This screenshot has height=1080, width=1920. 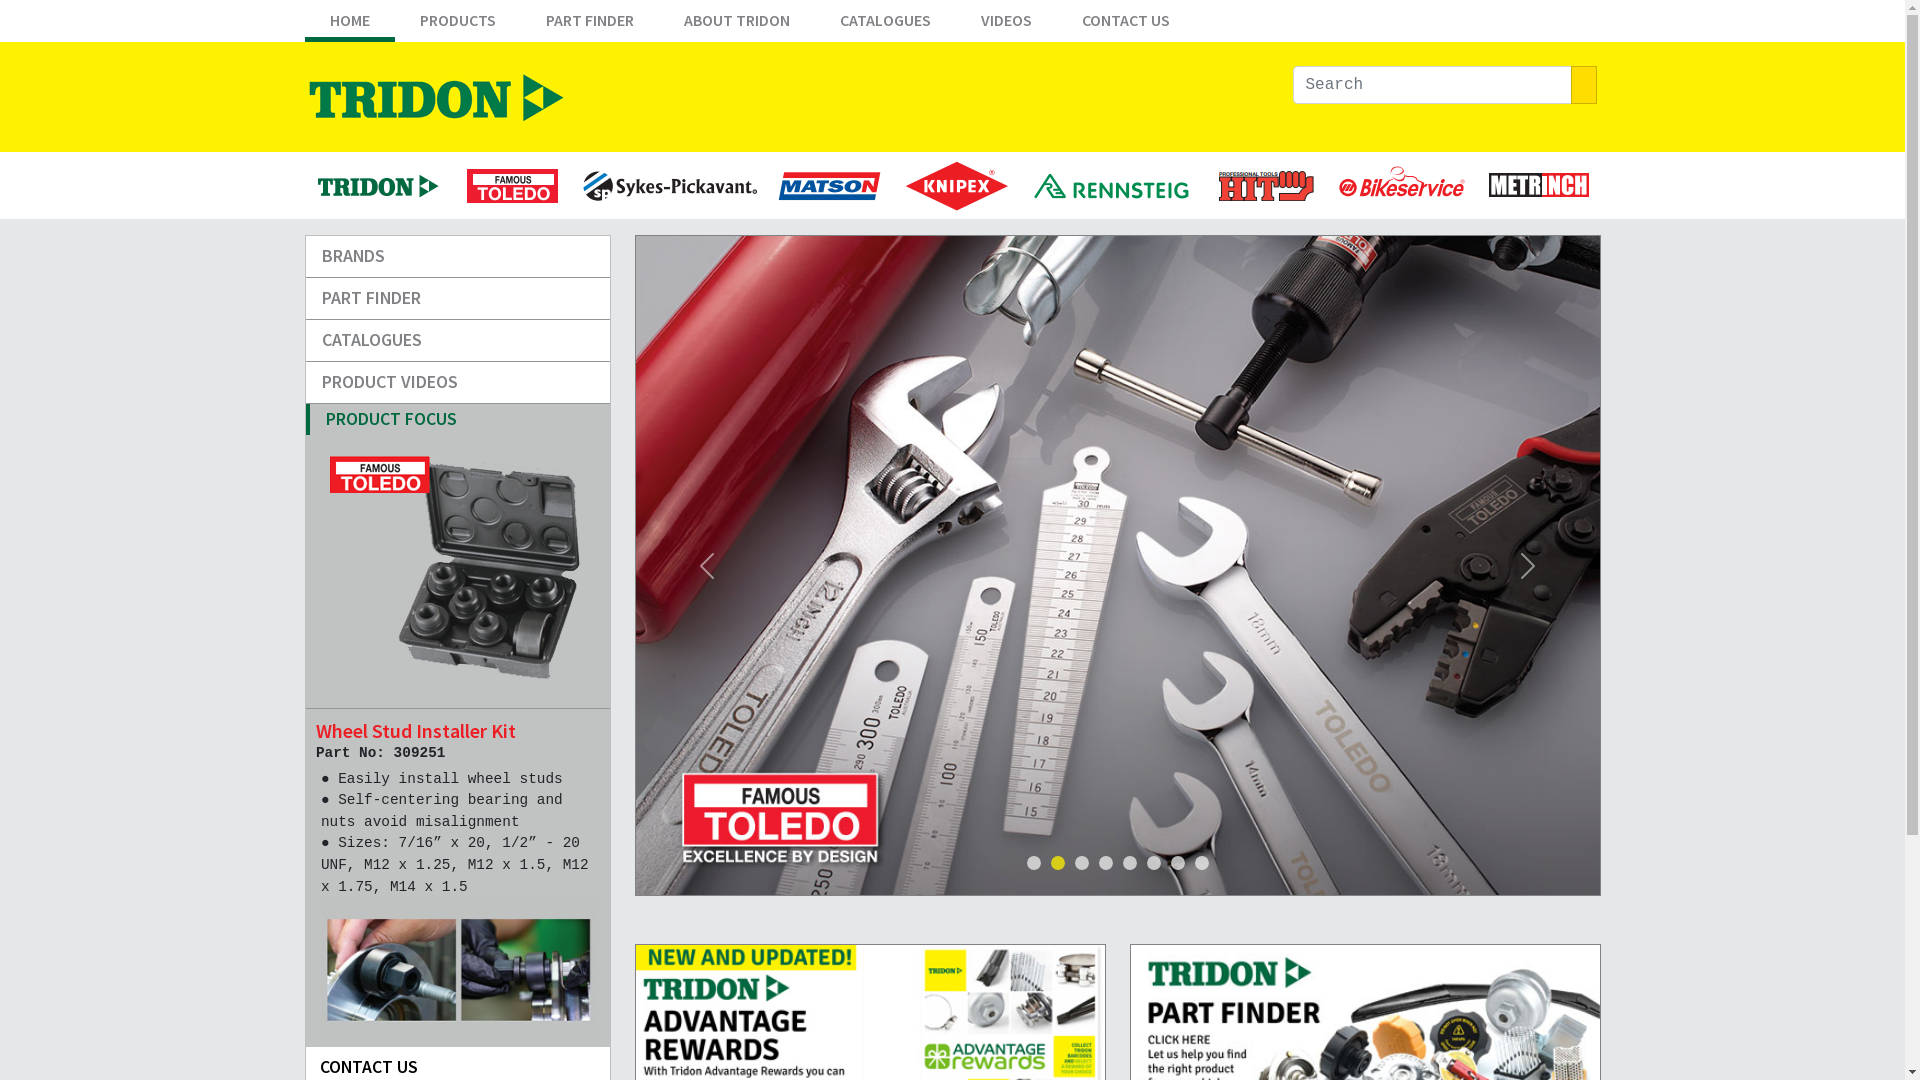 What do you see at coordinates (349, 24) in the screenshot?
I see `'HOME'` at bounding box center [349, 24].